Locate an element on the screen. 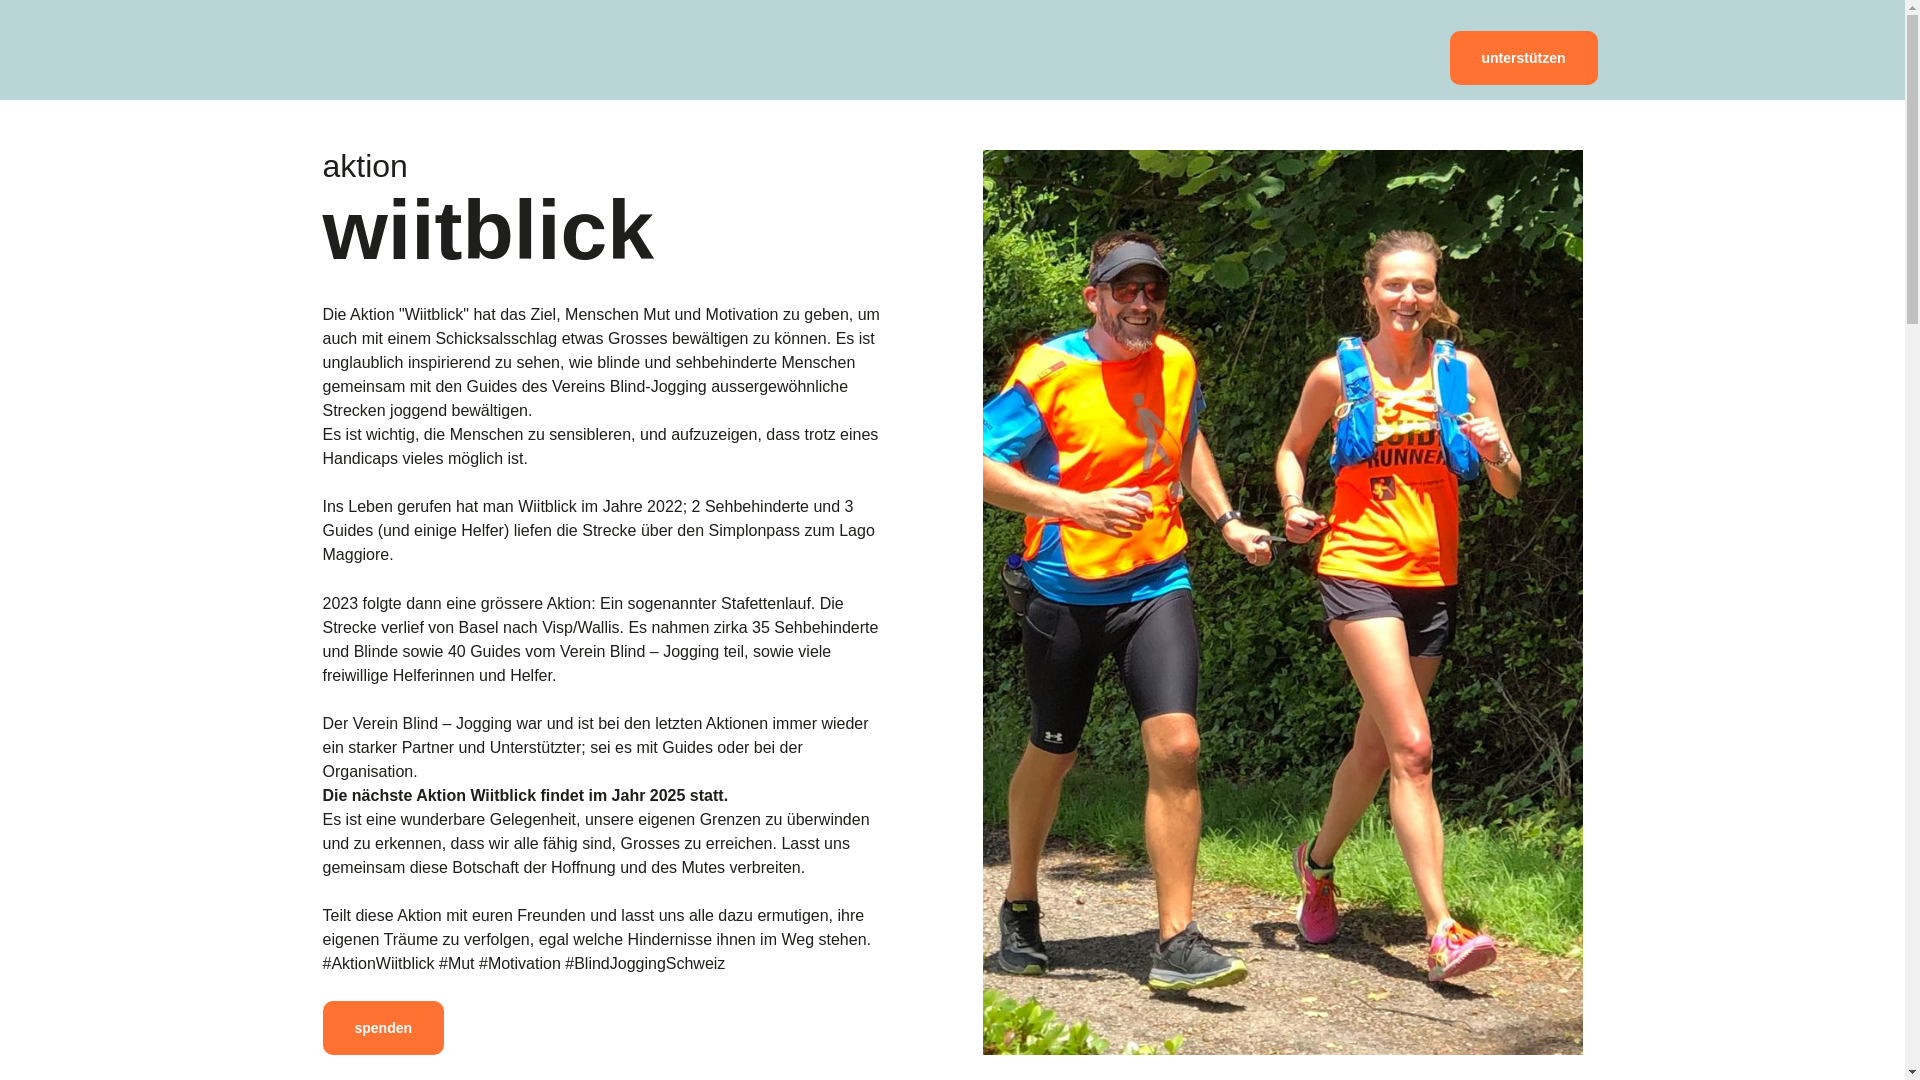 The height and width of the screenshot is (1080, 1920). 'spenden' is located at coordinates (383, 1028).